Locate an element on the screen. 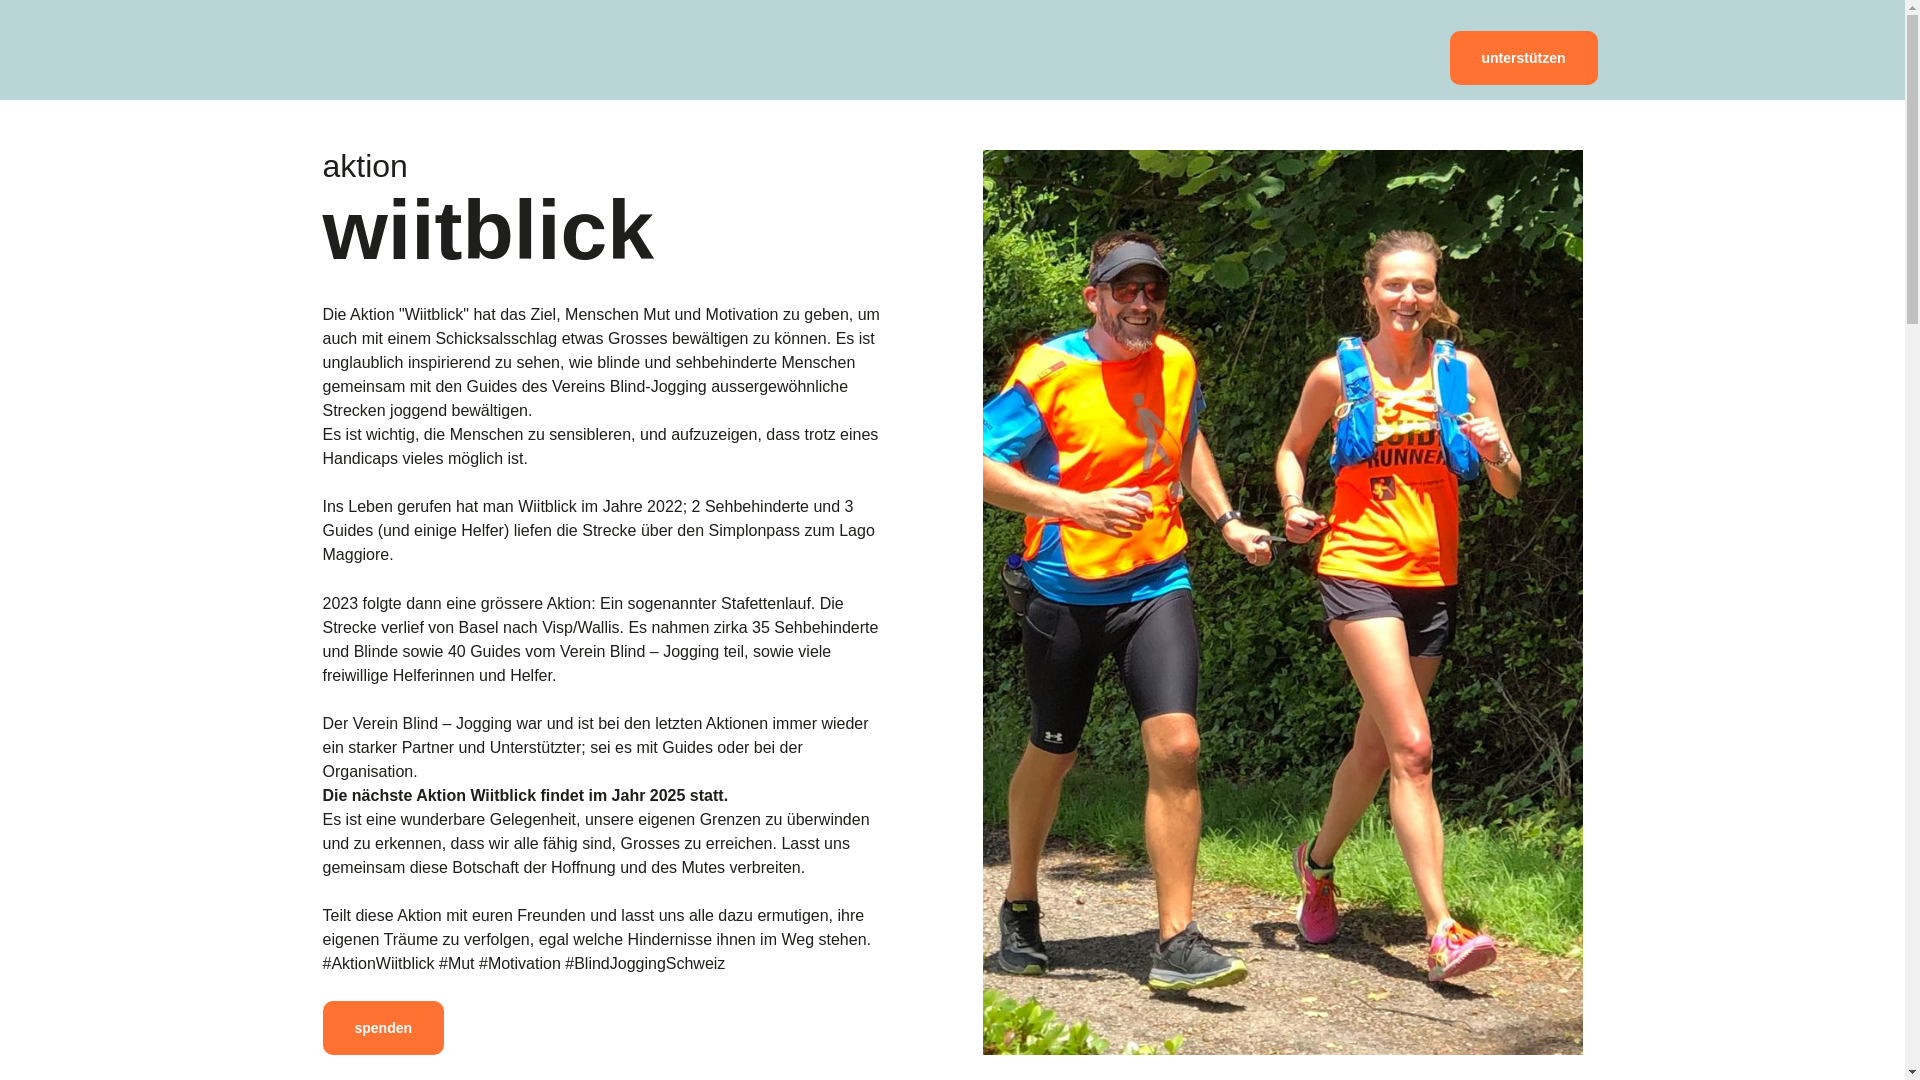 The height and width of the screenshot is (1080, 1920). 'spenden' is located at coordinates (383, 1028).